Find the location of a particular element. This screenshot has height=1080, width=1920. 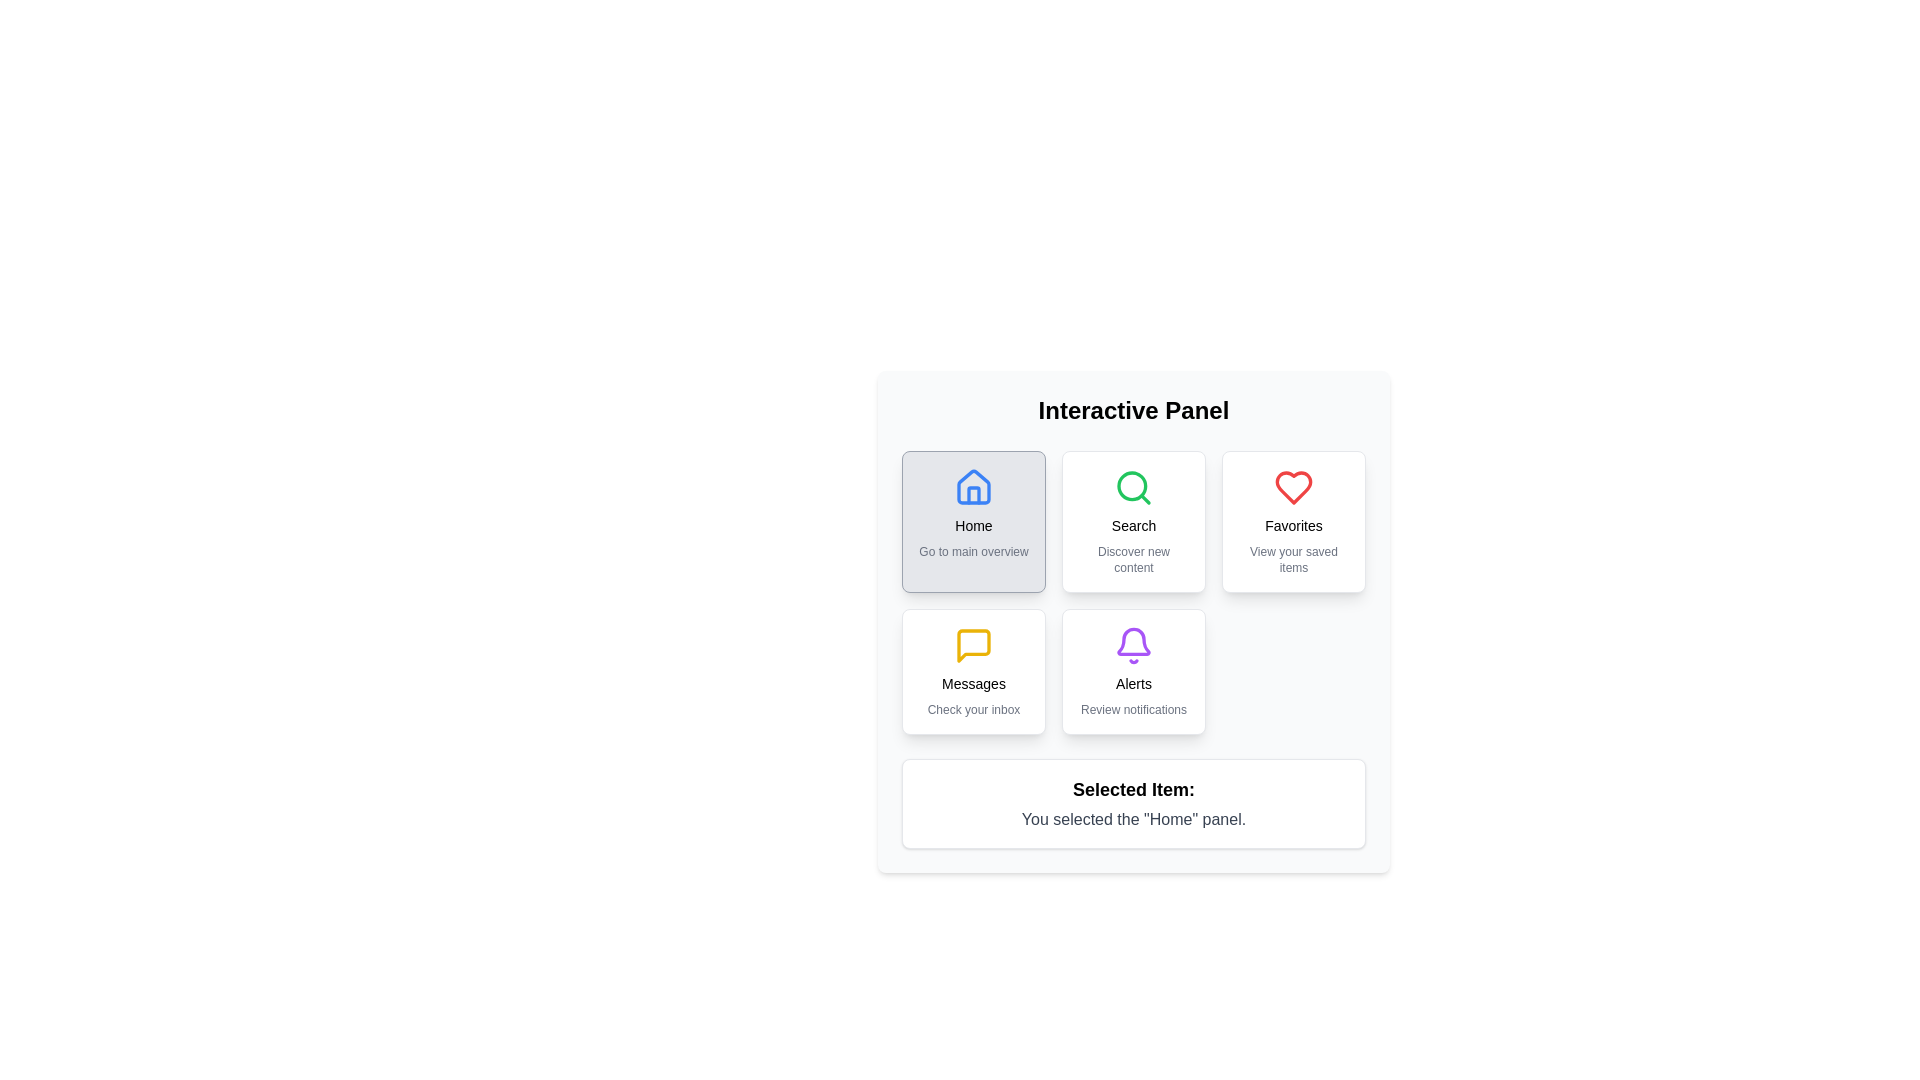

feedback message text 'You selected the "Home" panel.' which appears below 'Selected Item:' in the feedback section is located at coordinates (1133, 820).